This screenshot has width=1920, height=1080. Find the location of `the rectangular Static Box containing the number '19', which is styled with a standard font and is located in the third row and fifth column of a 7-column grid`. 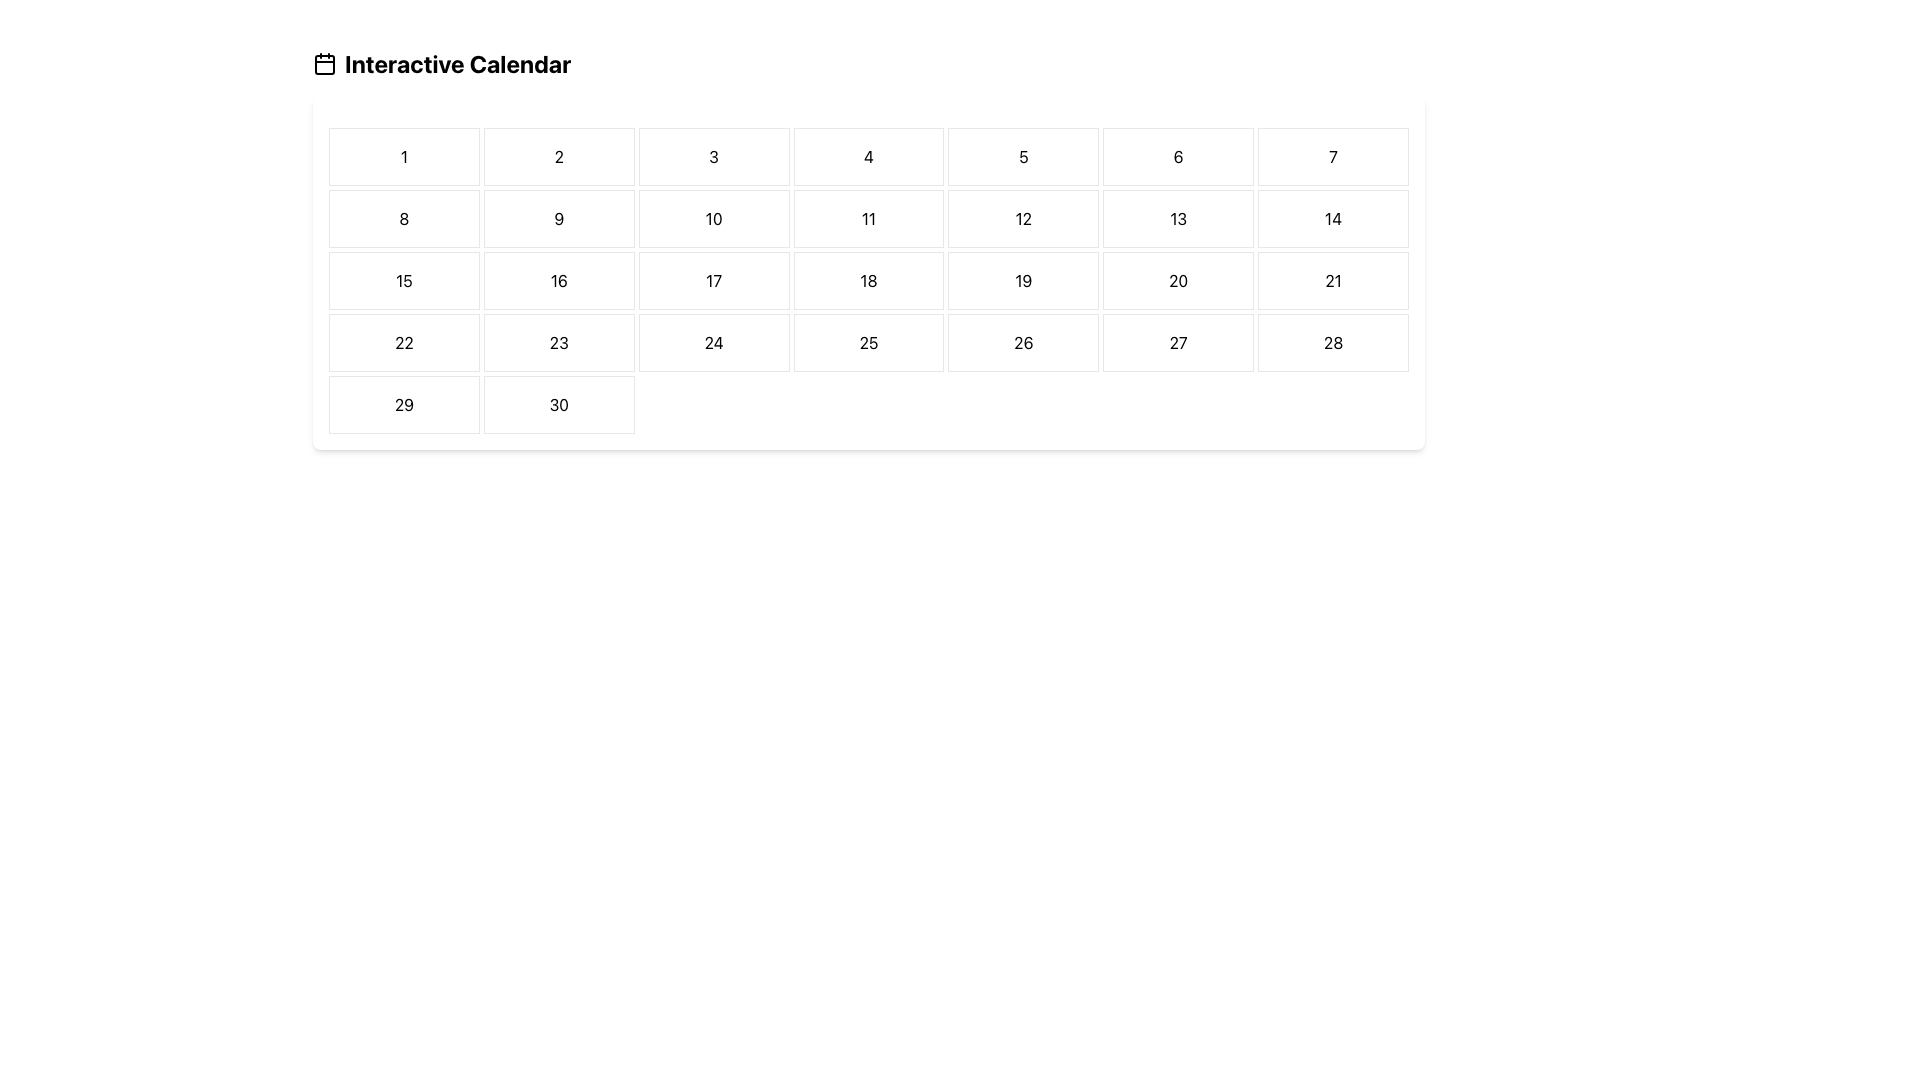

the rectangular Static Box containing the number '19', which is styled with a standard font and is located in the third row and fifth column of a 7-column grid is located at coordinates (1023, 281).